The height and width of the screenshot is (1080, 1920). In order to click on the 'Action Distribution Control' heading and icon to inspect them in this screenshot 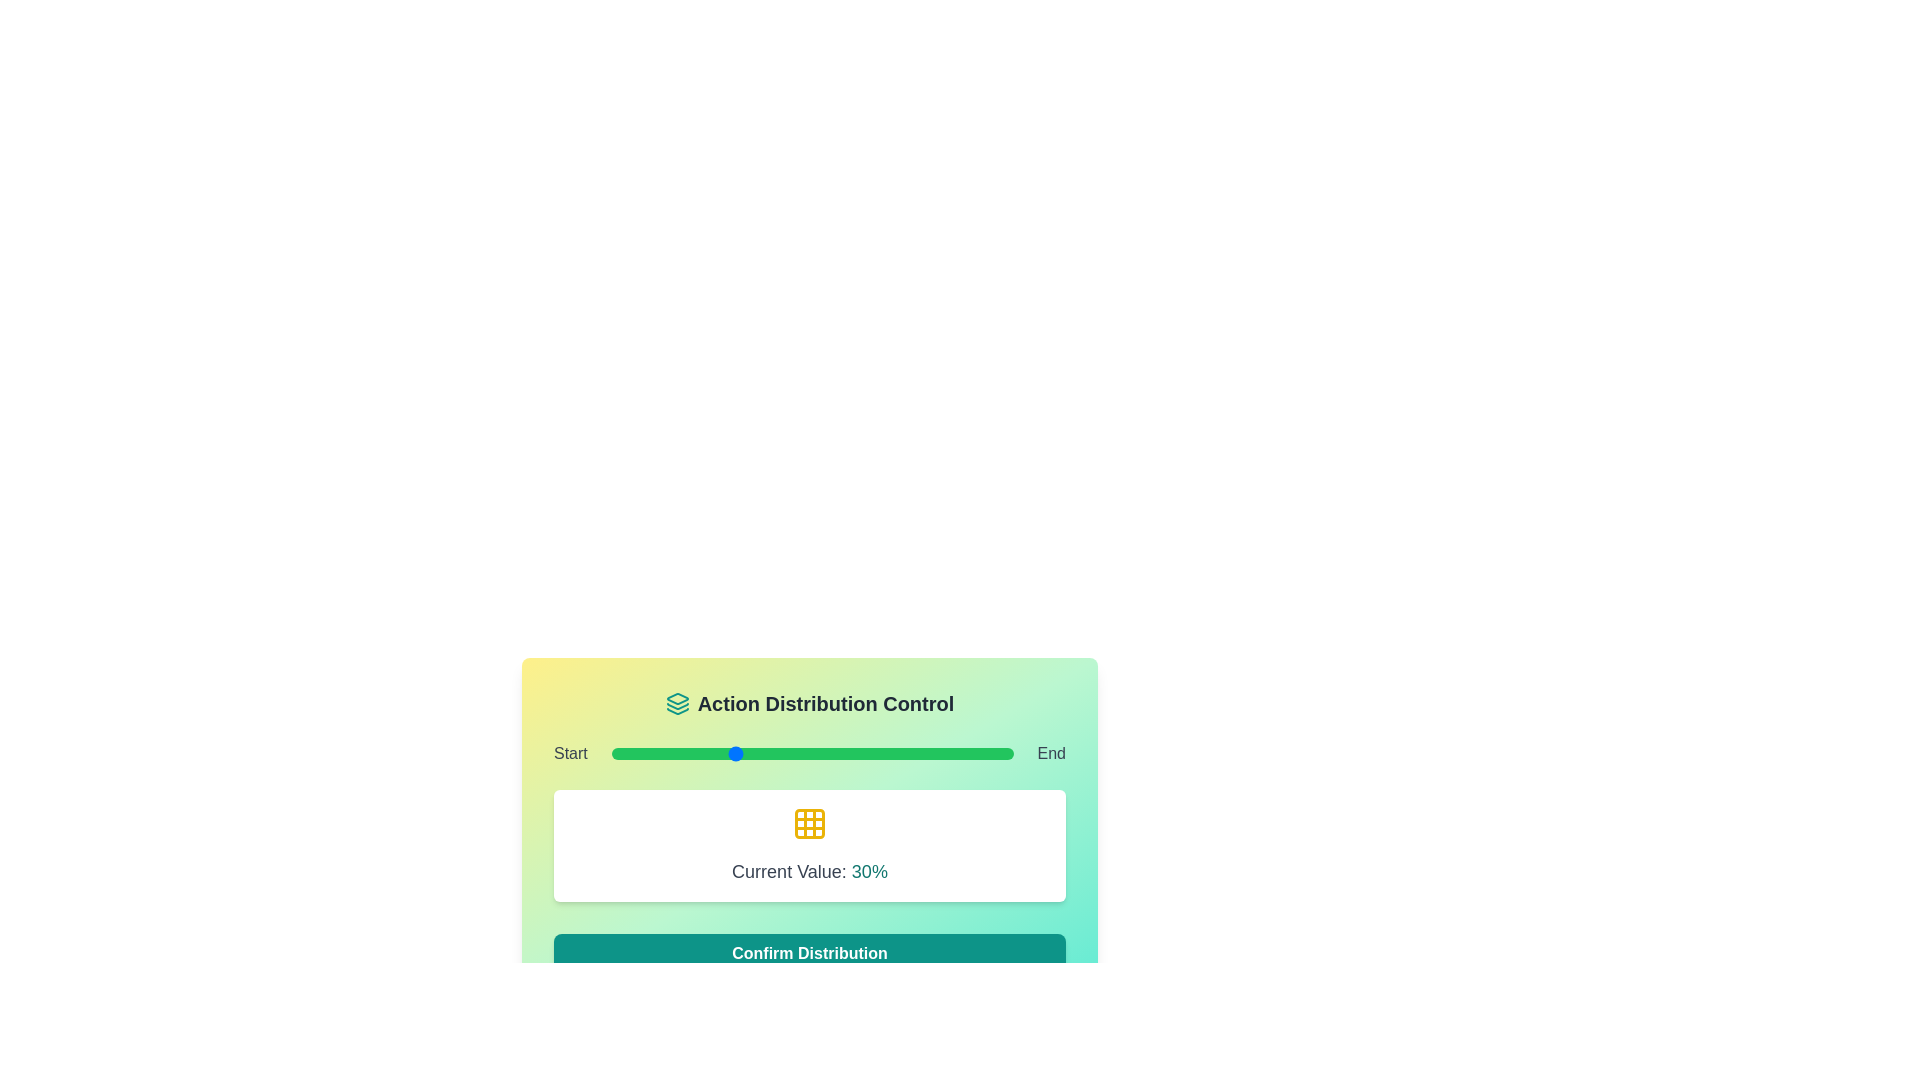, I will do `click(810, 703)`.